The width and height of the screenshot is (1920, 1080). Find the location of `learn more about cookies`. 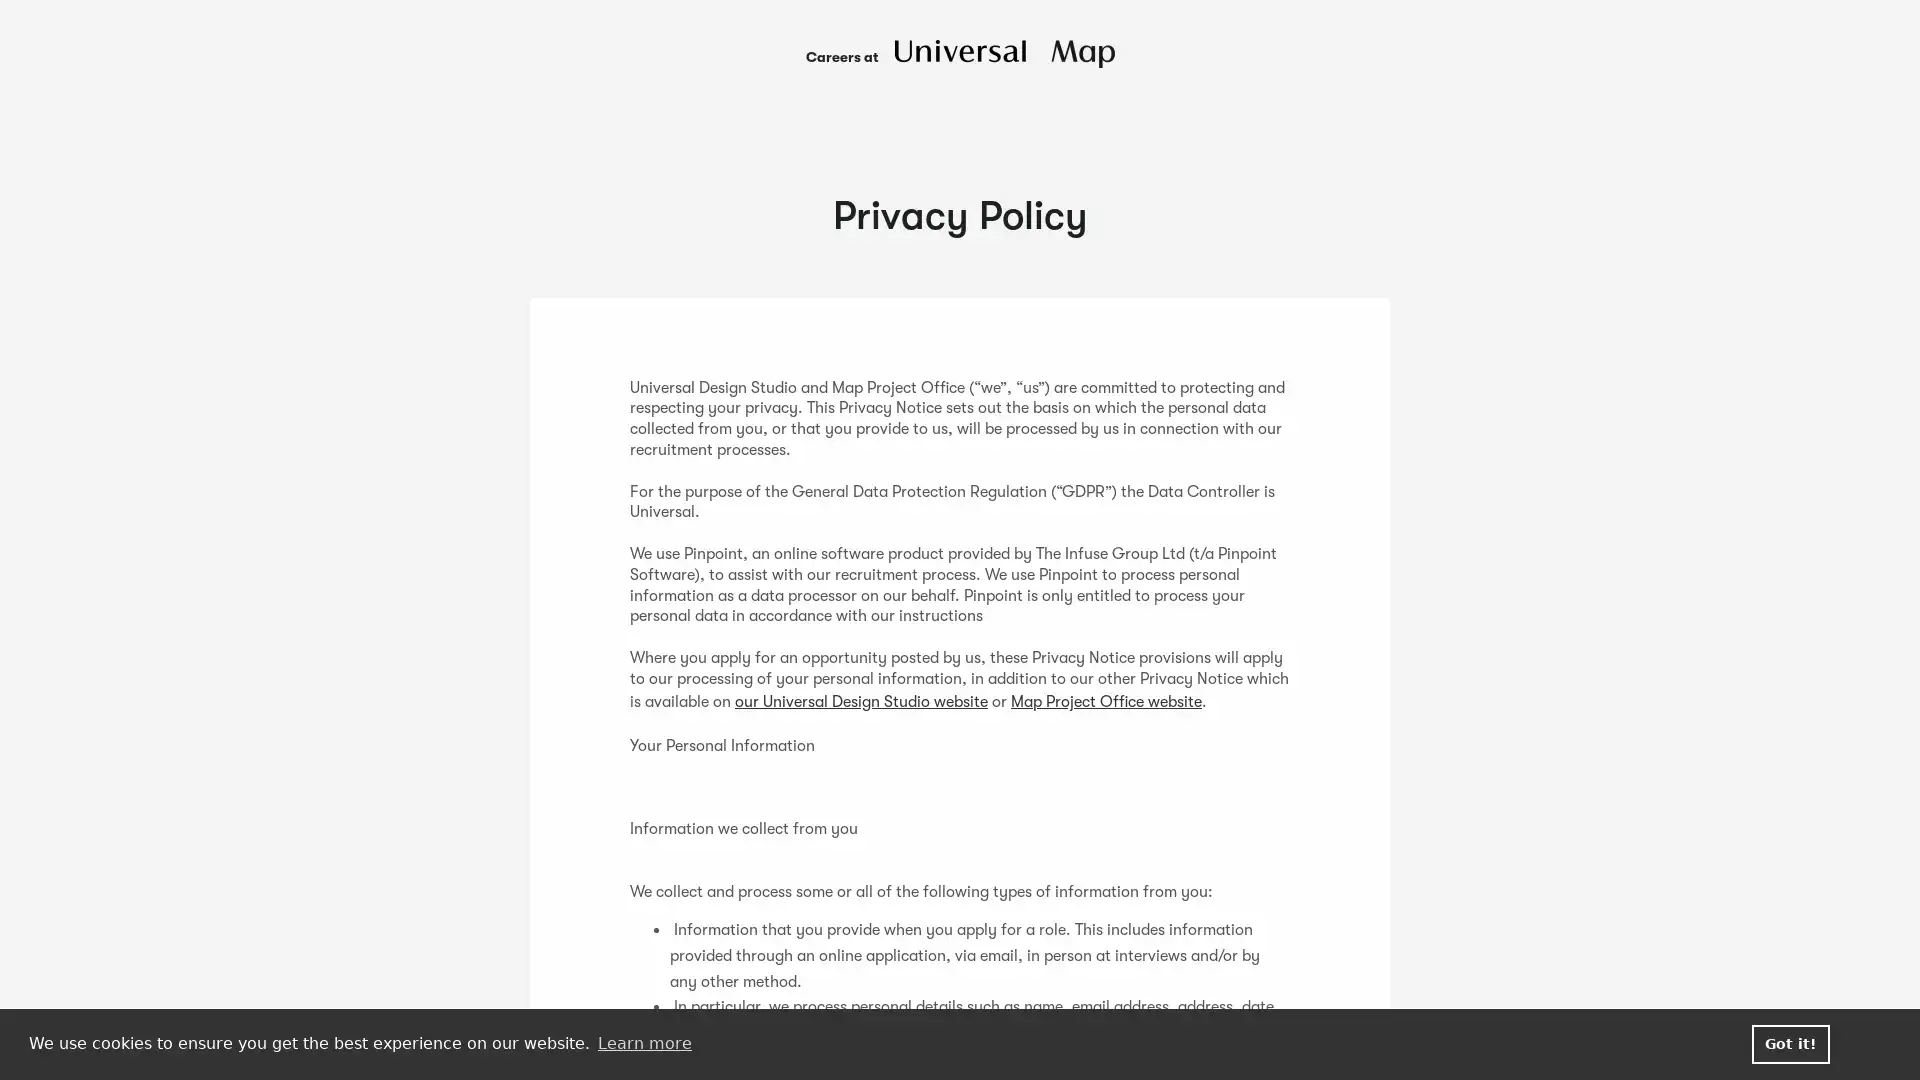

learn more about cookies is located at coordinates (644, 1043).